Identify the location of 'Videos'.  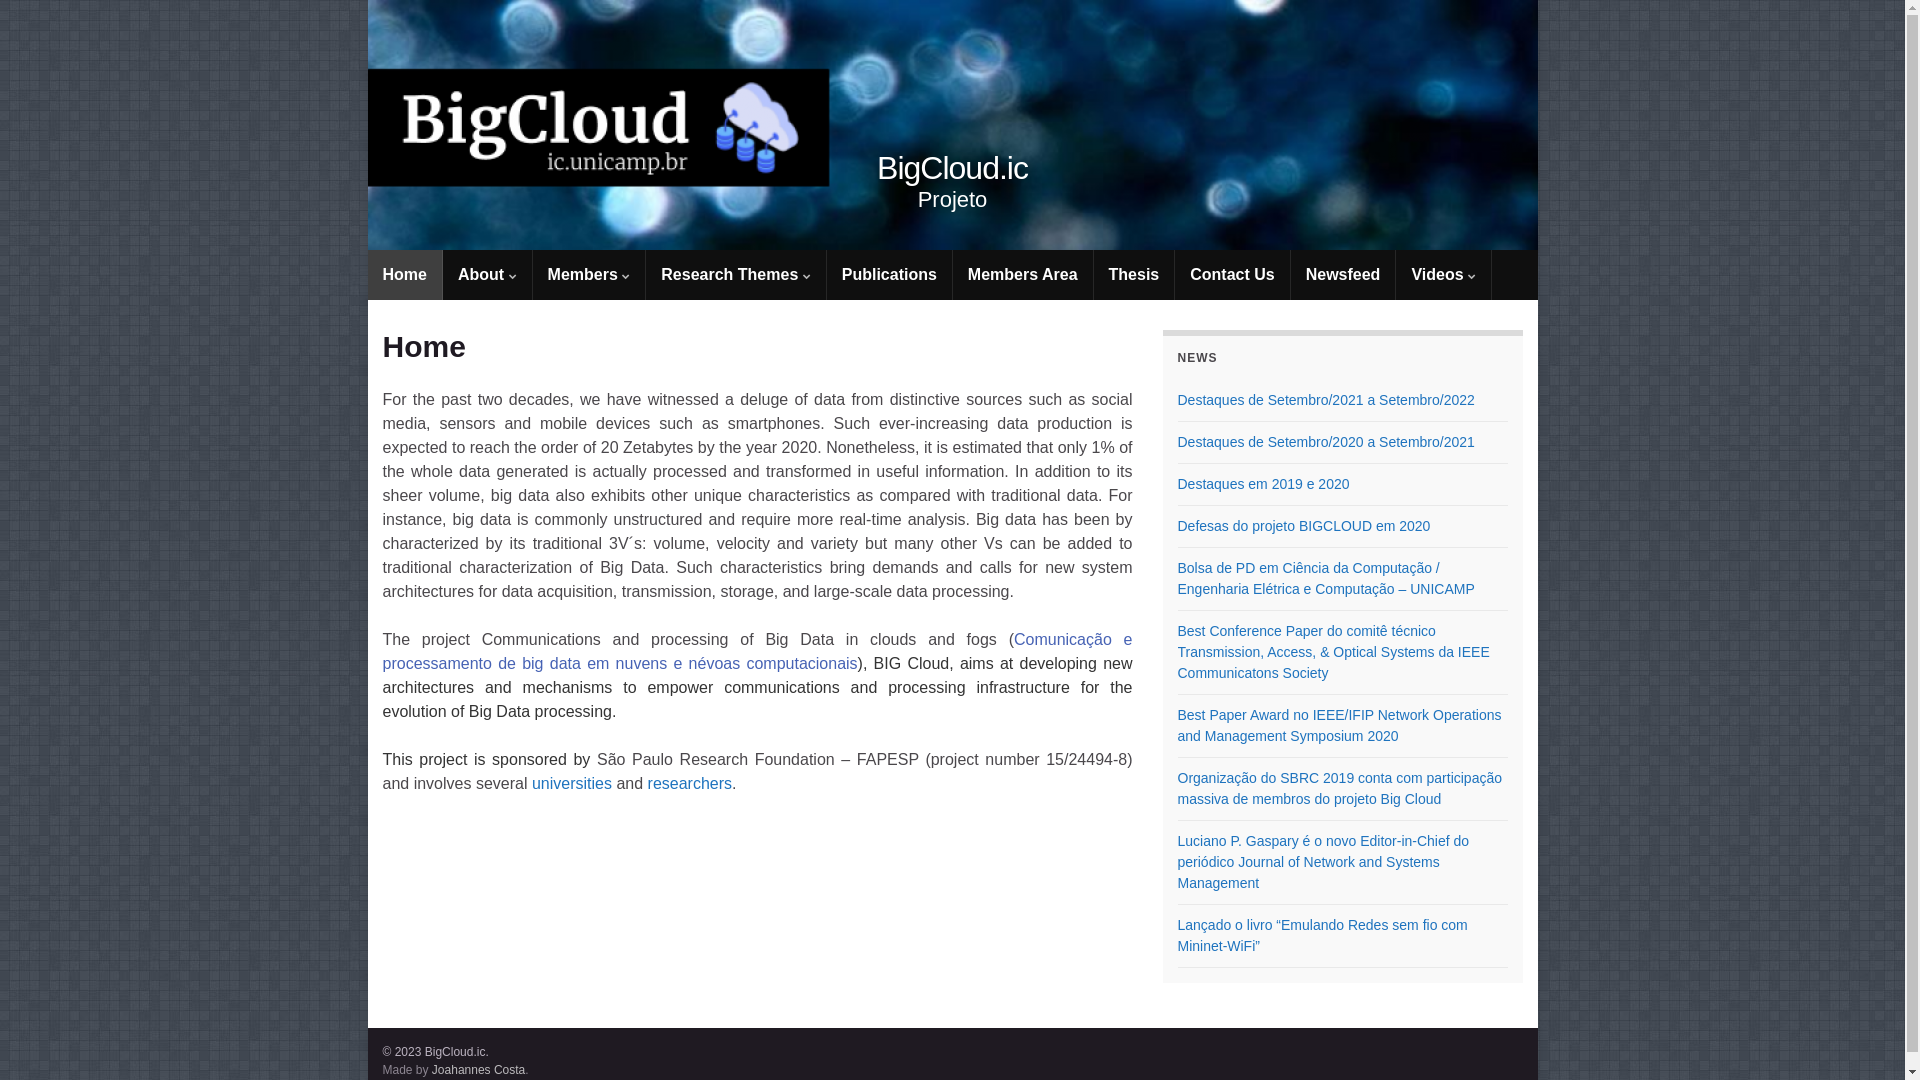
(1443, 274).